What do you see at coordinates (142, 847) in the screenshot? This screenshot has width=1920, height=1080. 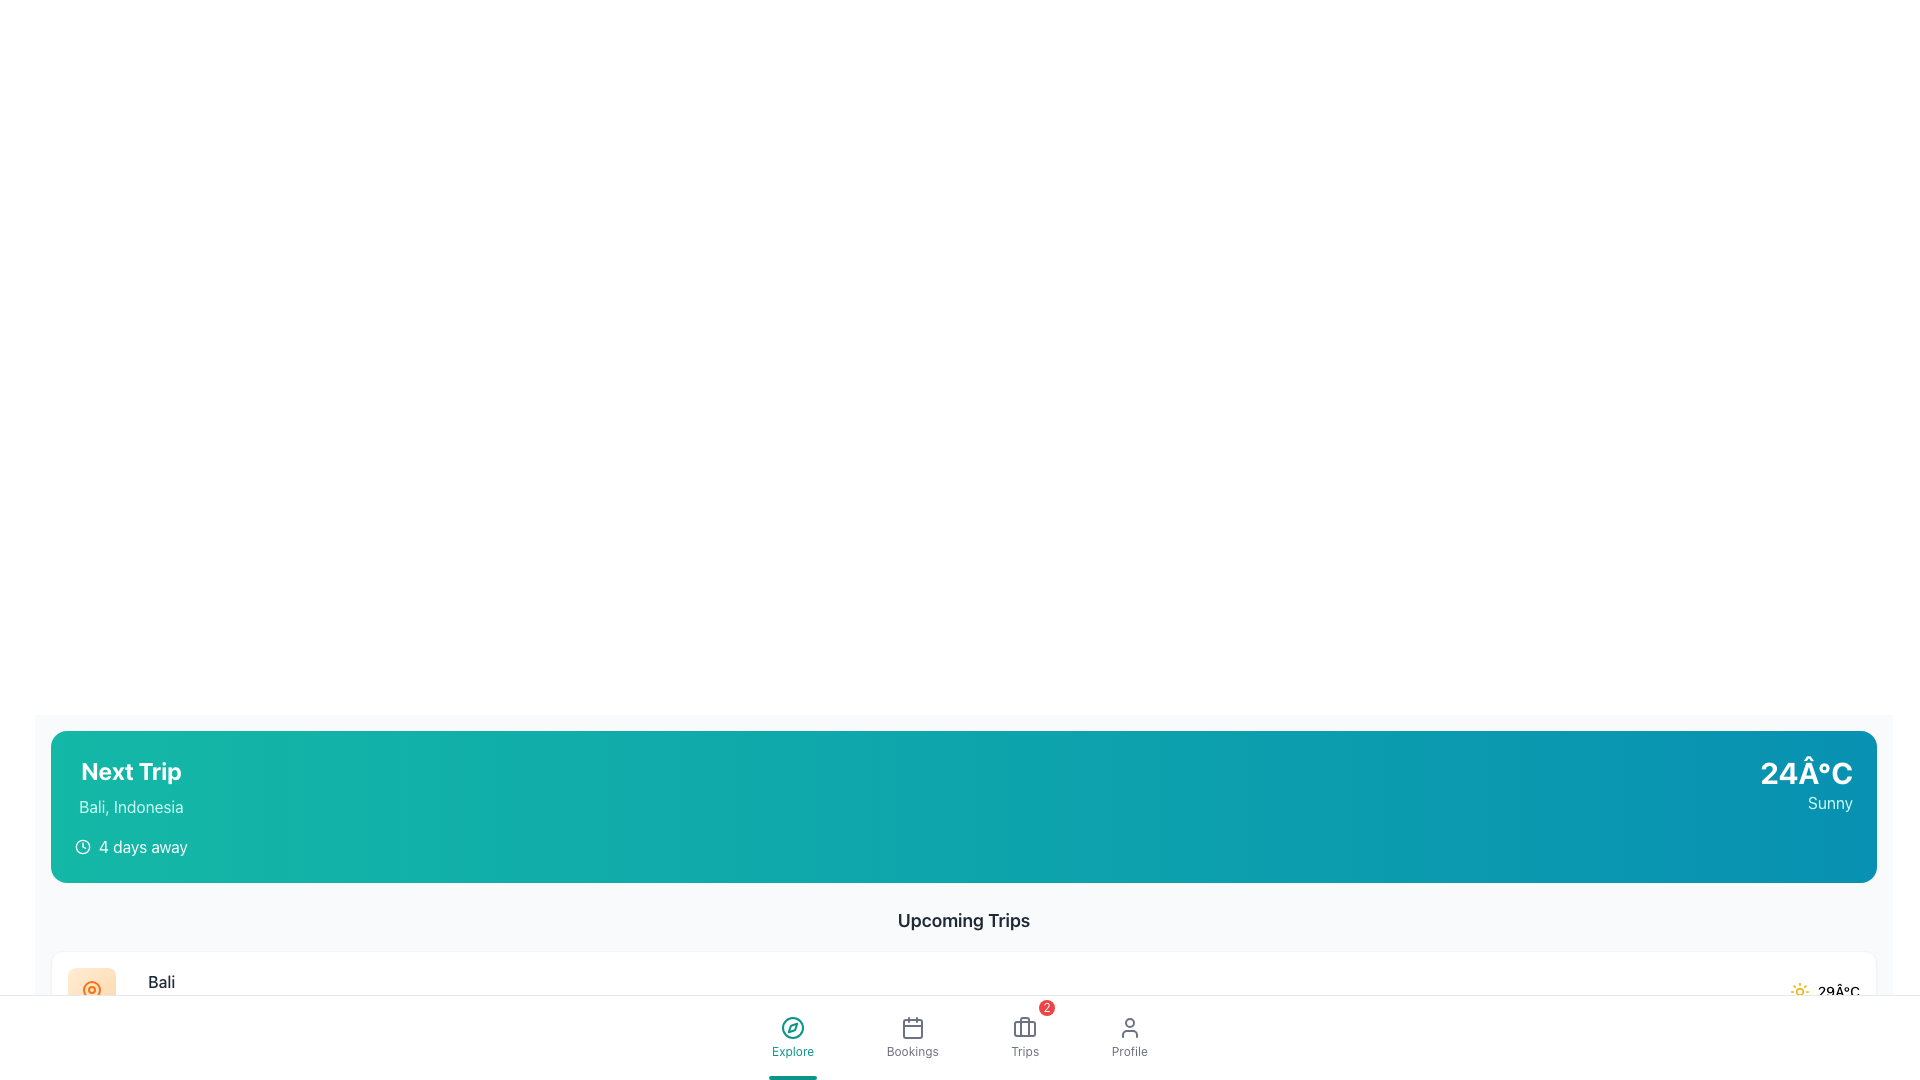 I see `the Text label that displays the time remaining until the next trip, positioned to the right of the clock icon in the 'Next Trip' section` at bounding box center [142, 847].